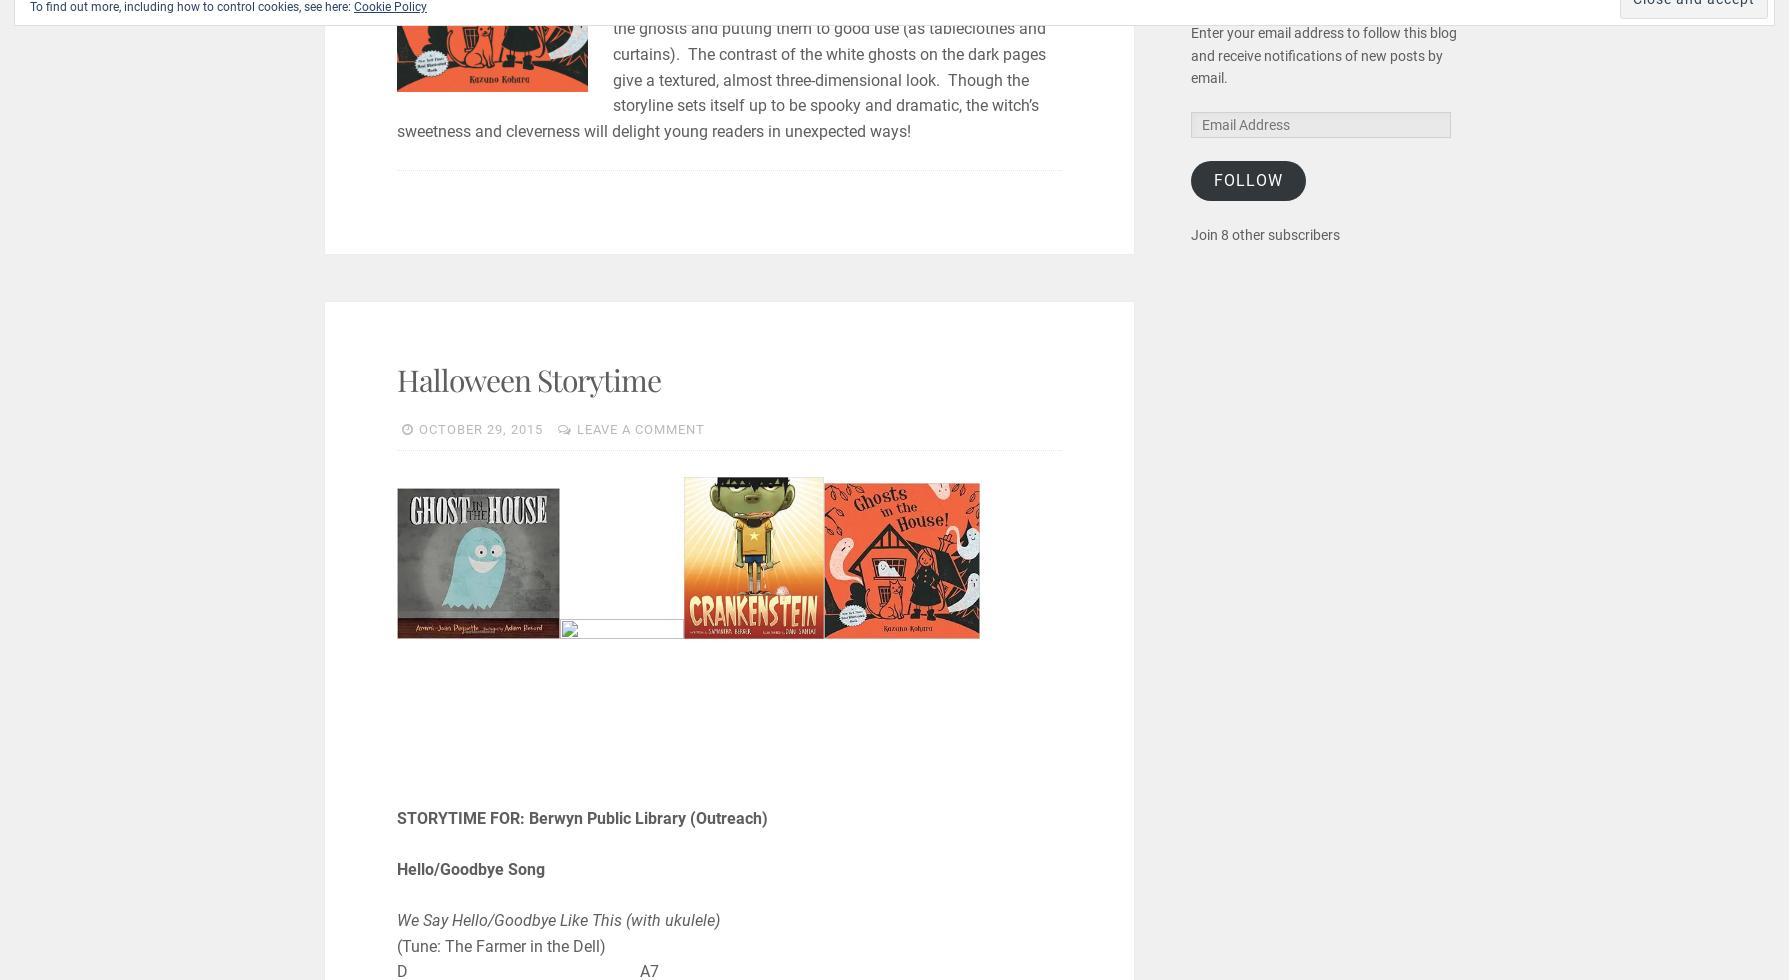 Image resolution: width=1789 pixels, height=980 pixels. What do you see at coordinates (499, 945) in the screenshot?
I see `'(Tune: The Farmer in the Dell)'` at bounding box center [499, 945].